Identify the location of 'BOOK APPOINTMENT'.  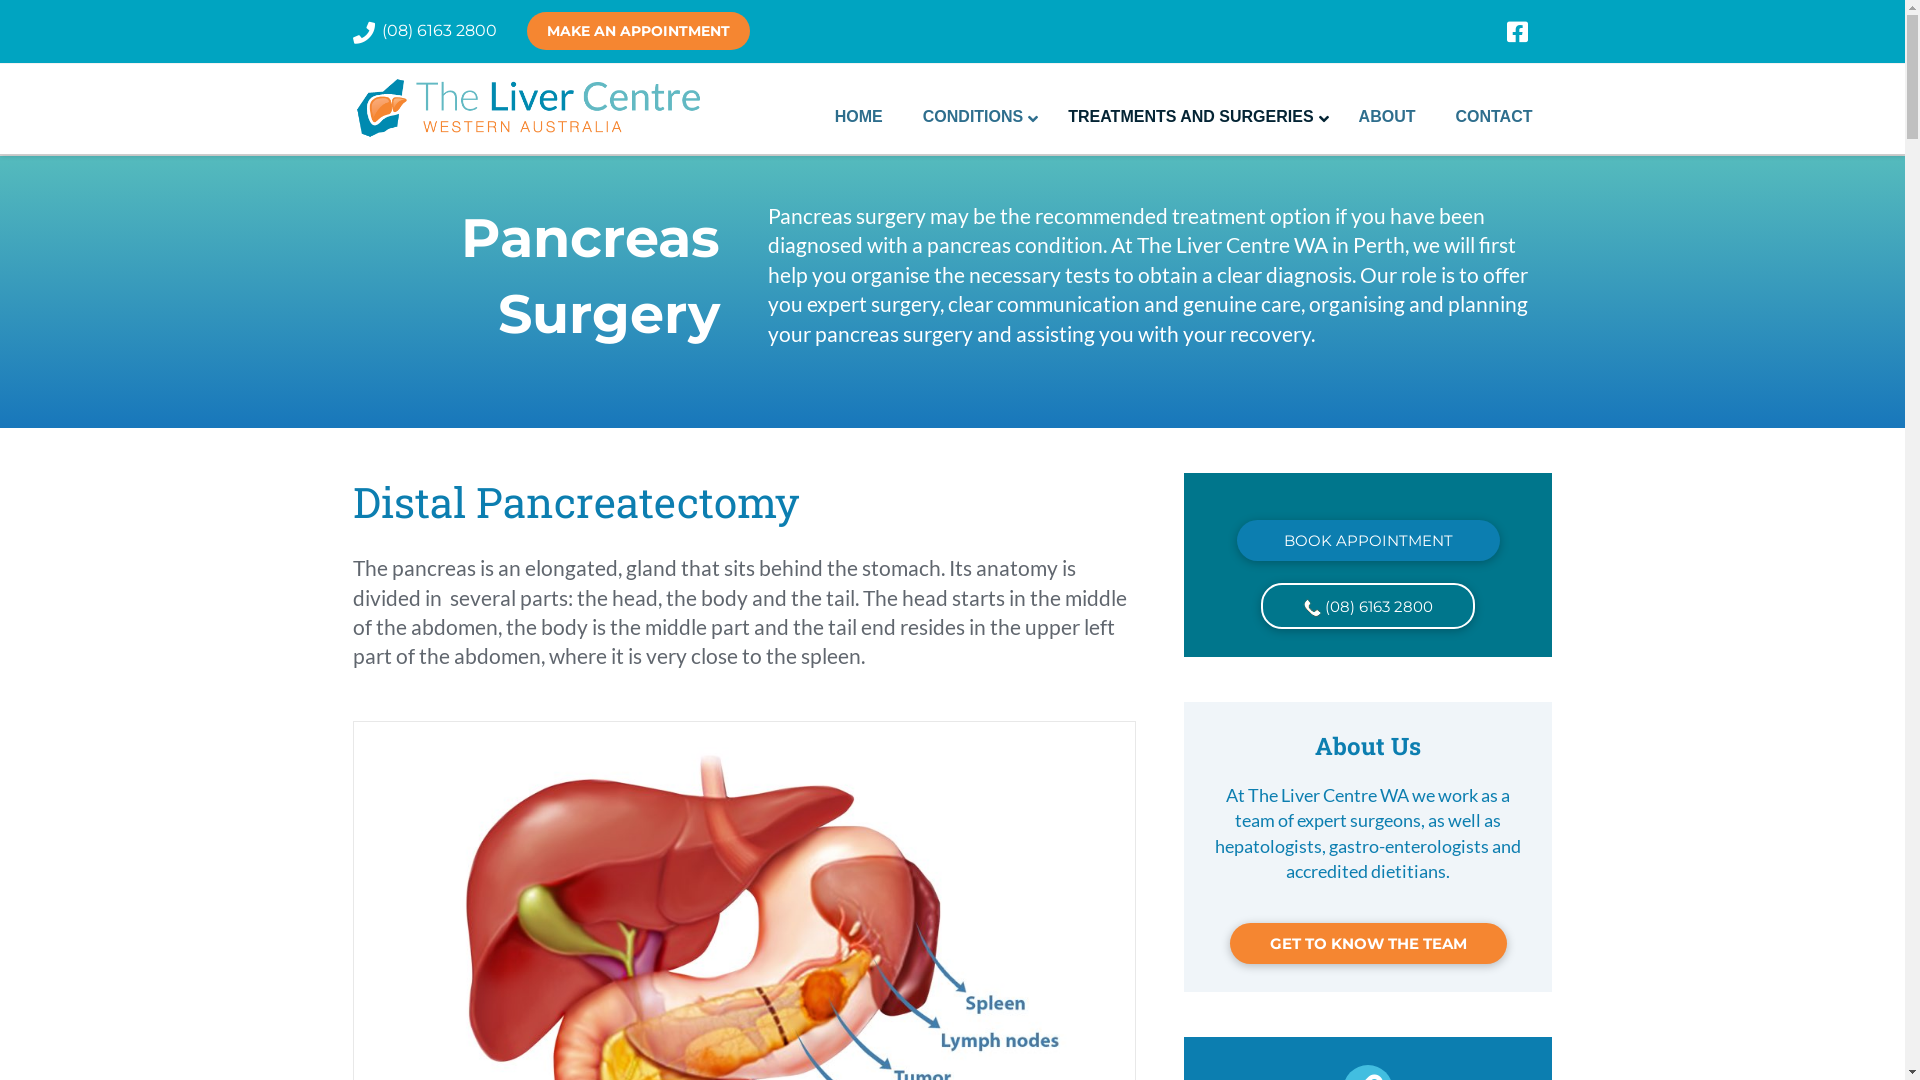
(1367, 540).